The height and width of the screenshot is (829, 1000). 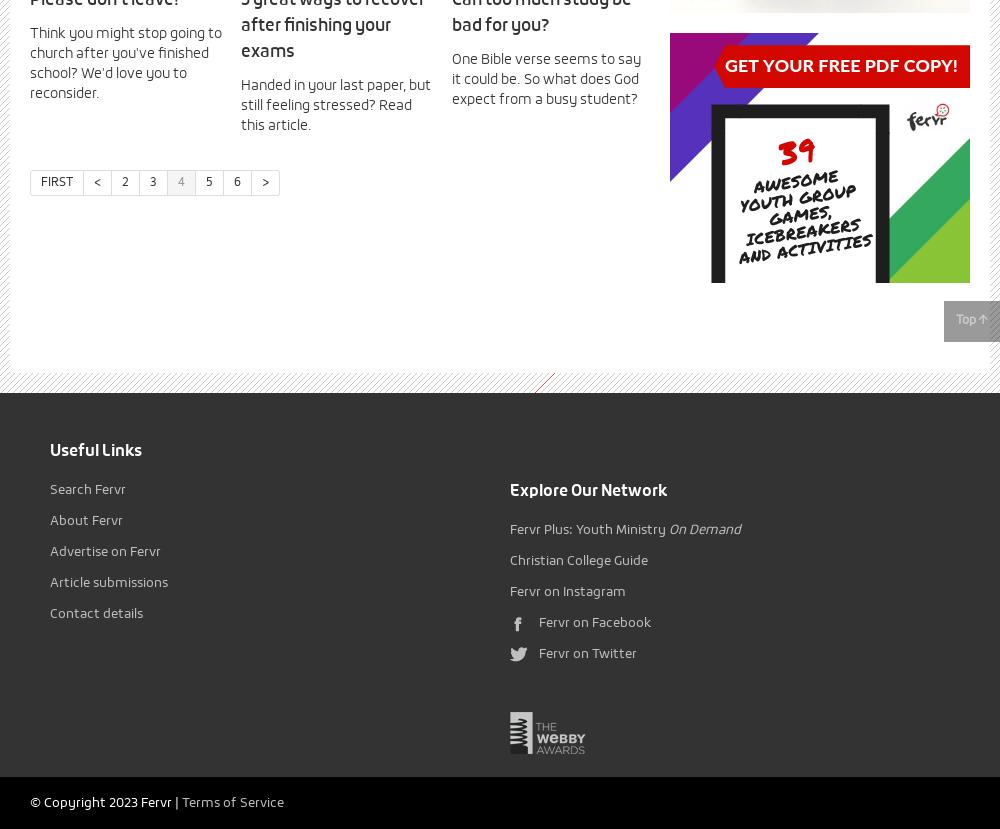 I want to click on 'About Fervr', so click(x=50, y=520).